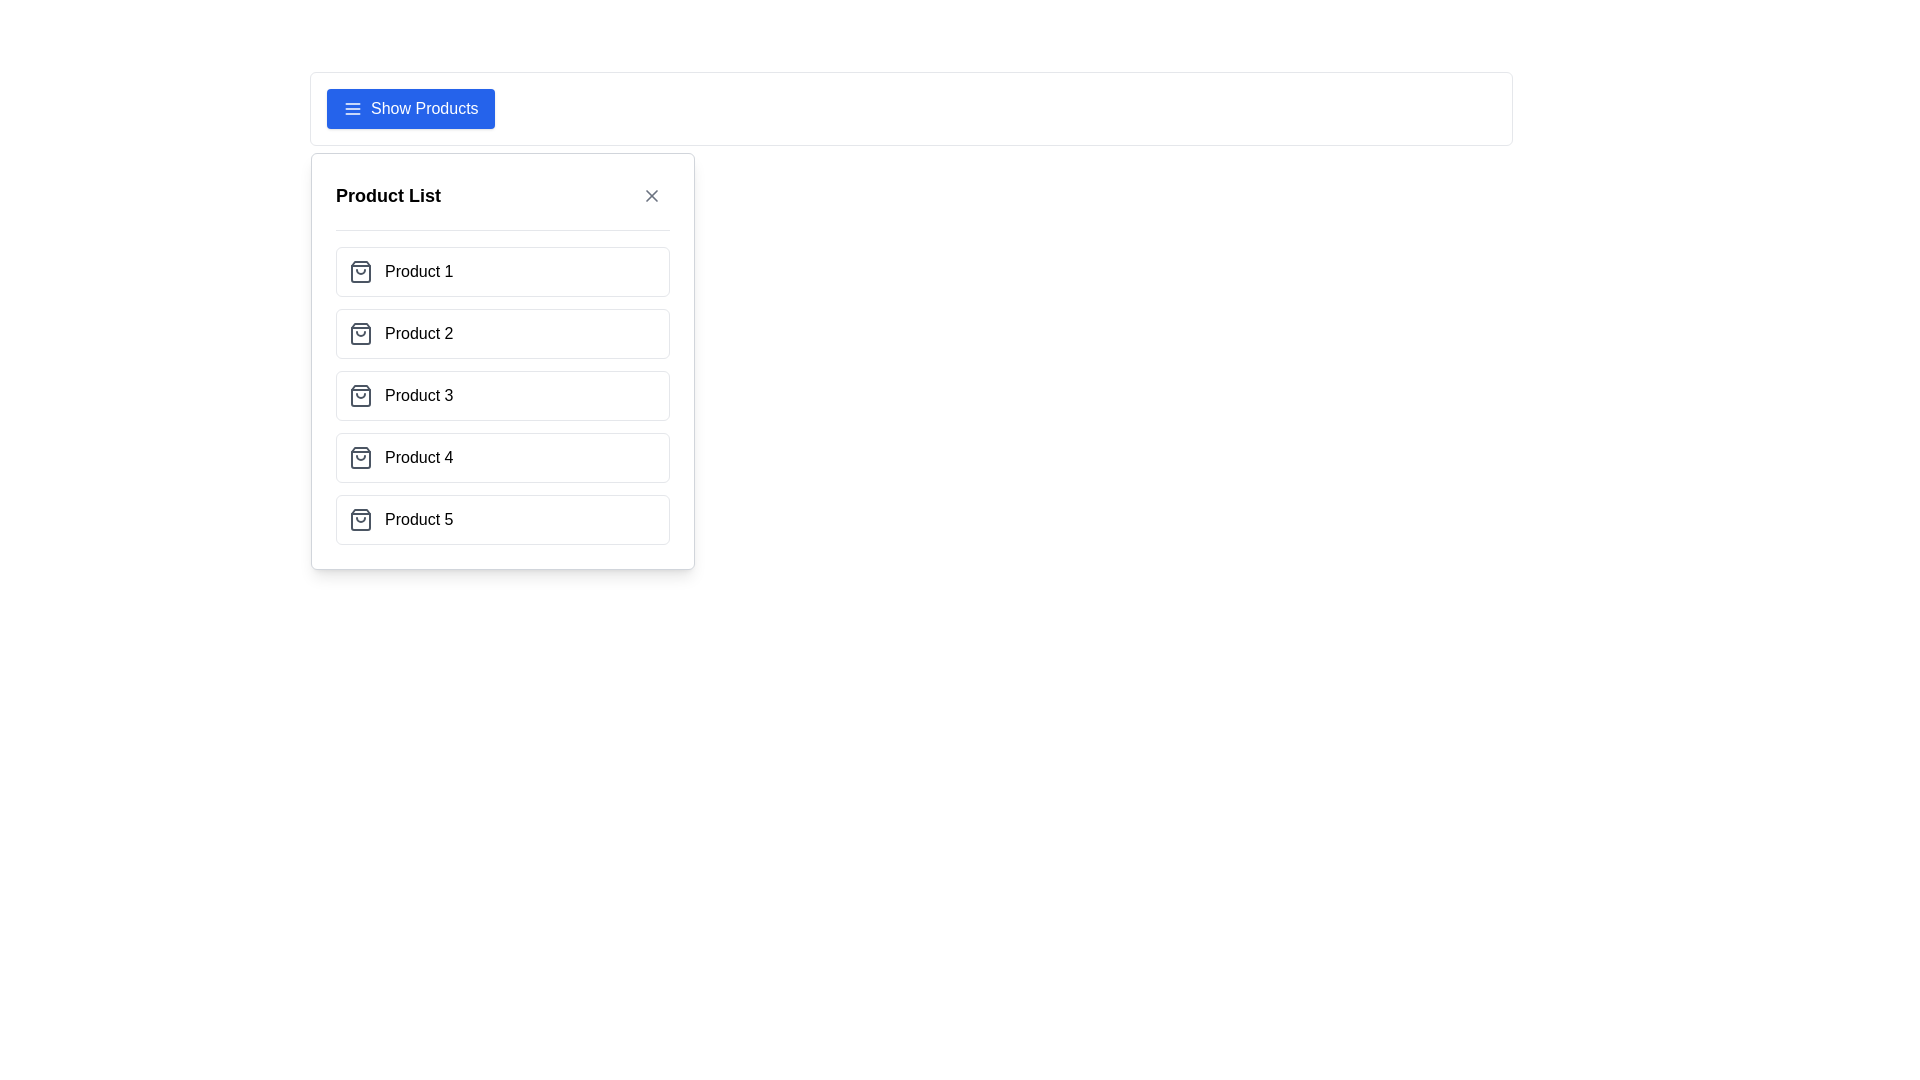 The height and width of the screenshot is (1080, 1920). Describe the element at coordinates (353, 108) in the screenshot. I see `the icon located to the left of the 'Show Products' button, which serves as a visual indicator for toggling or displaying the product list` at that location.